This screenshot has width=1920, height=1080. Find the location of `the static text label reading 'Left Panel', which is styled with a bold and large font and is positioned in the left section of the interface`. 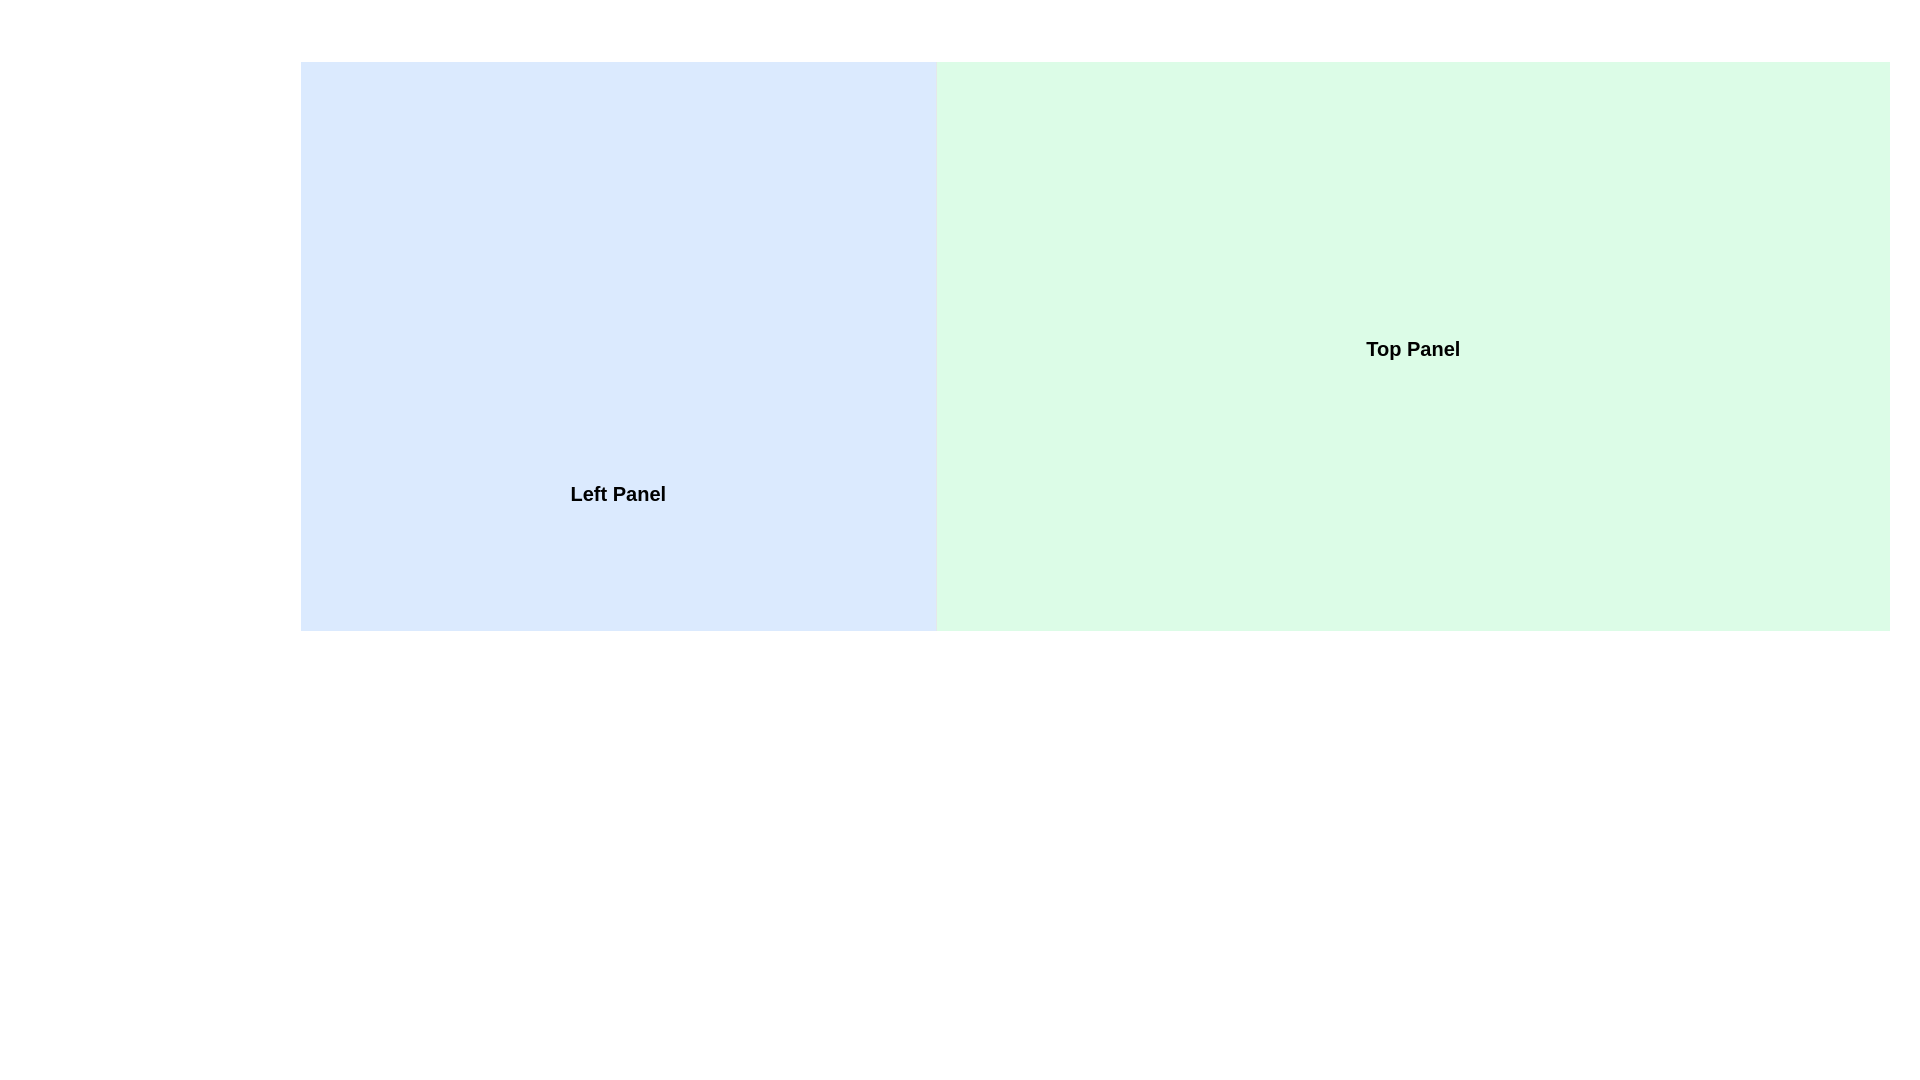

the static text label reading 'Left Panel', which is styled with a bold and large font and is positioned in the left section of the interface is located at coordinates (617, 493).